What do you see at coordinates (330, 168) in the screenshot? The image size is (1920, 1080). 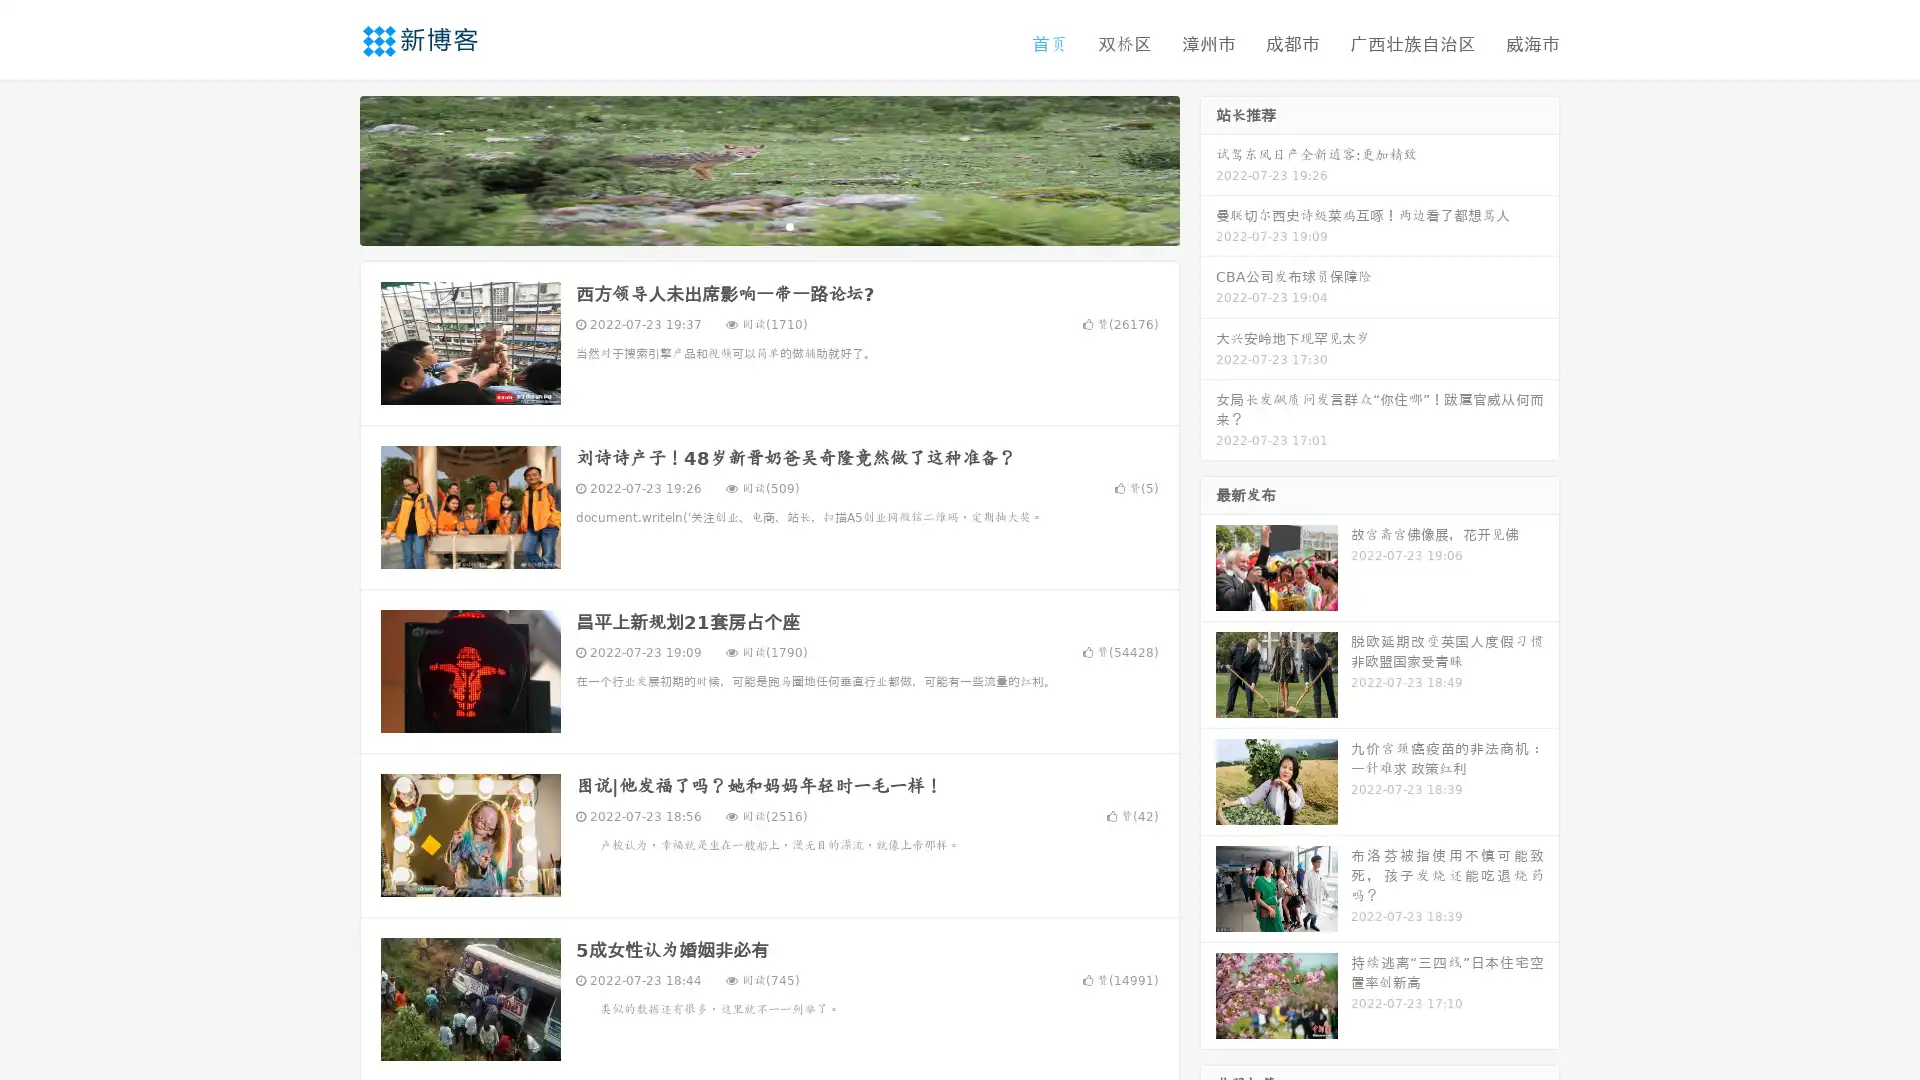 I see `Previous slide` at bounding box center [330, 168].